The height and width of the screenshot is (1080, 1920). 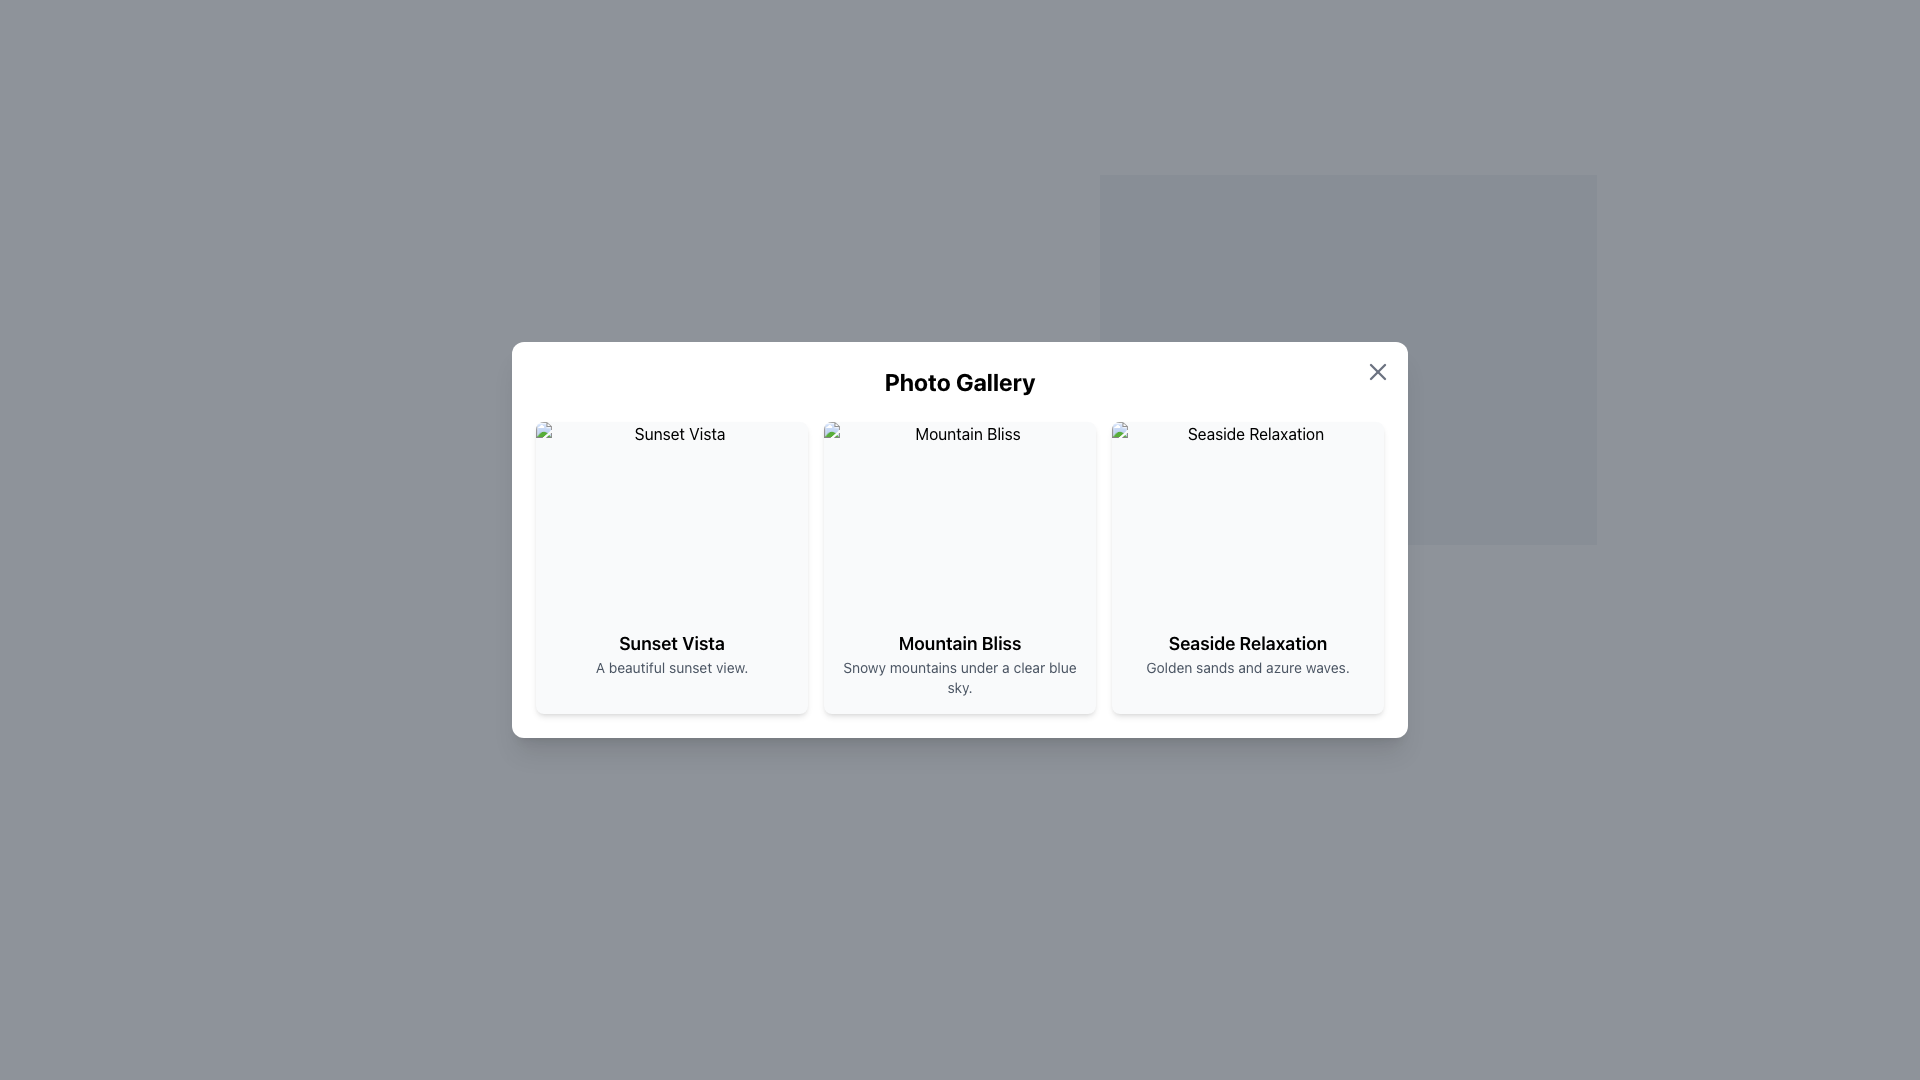 I want to click on the card titled 'Mountain Bliss' which displays a subtitle 'Snowy mountains under a clear blue sky' in the photo gallery modal, so click(x=960, y=567).